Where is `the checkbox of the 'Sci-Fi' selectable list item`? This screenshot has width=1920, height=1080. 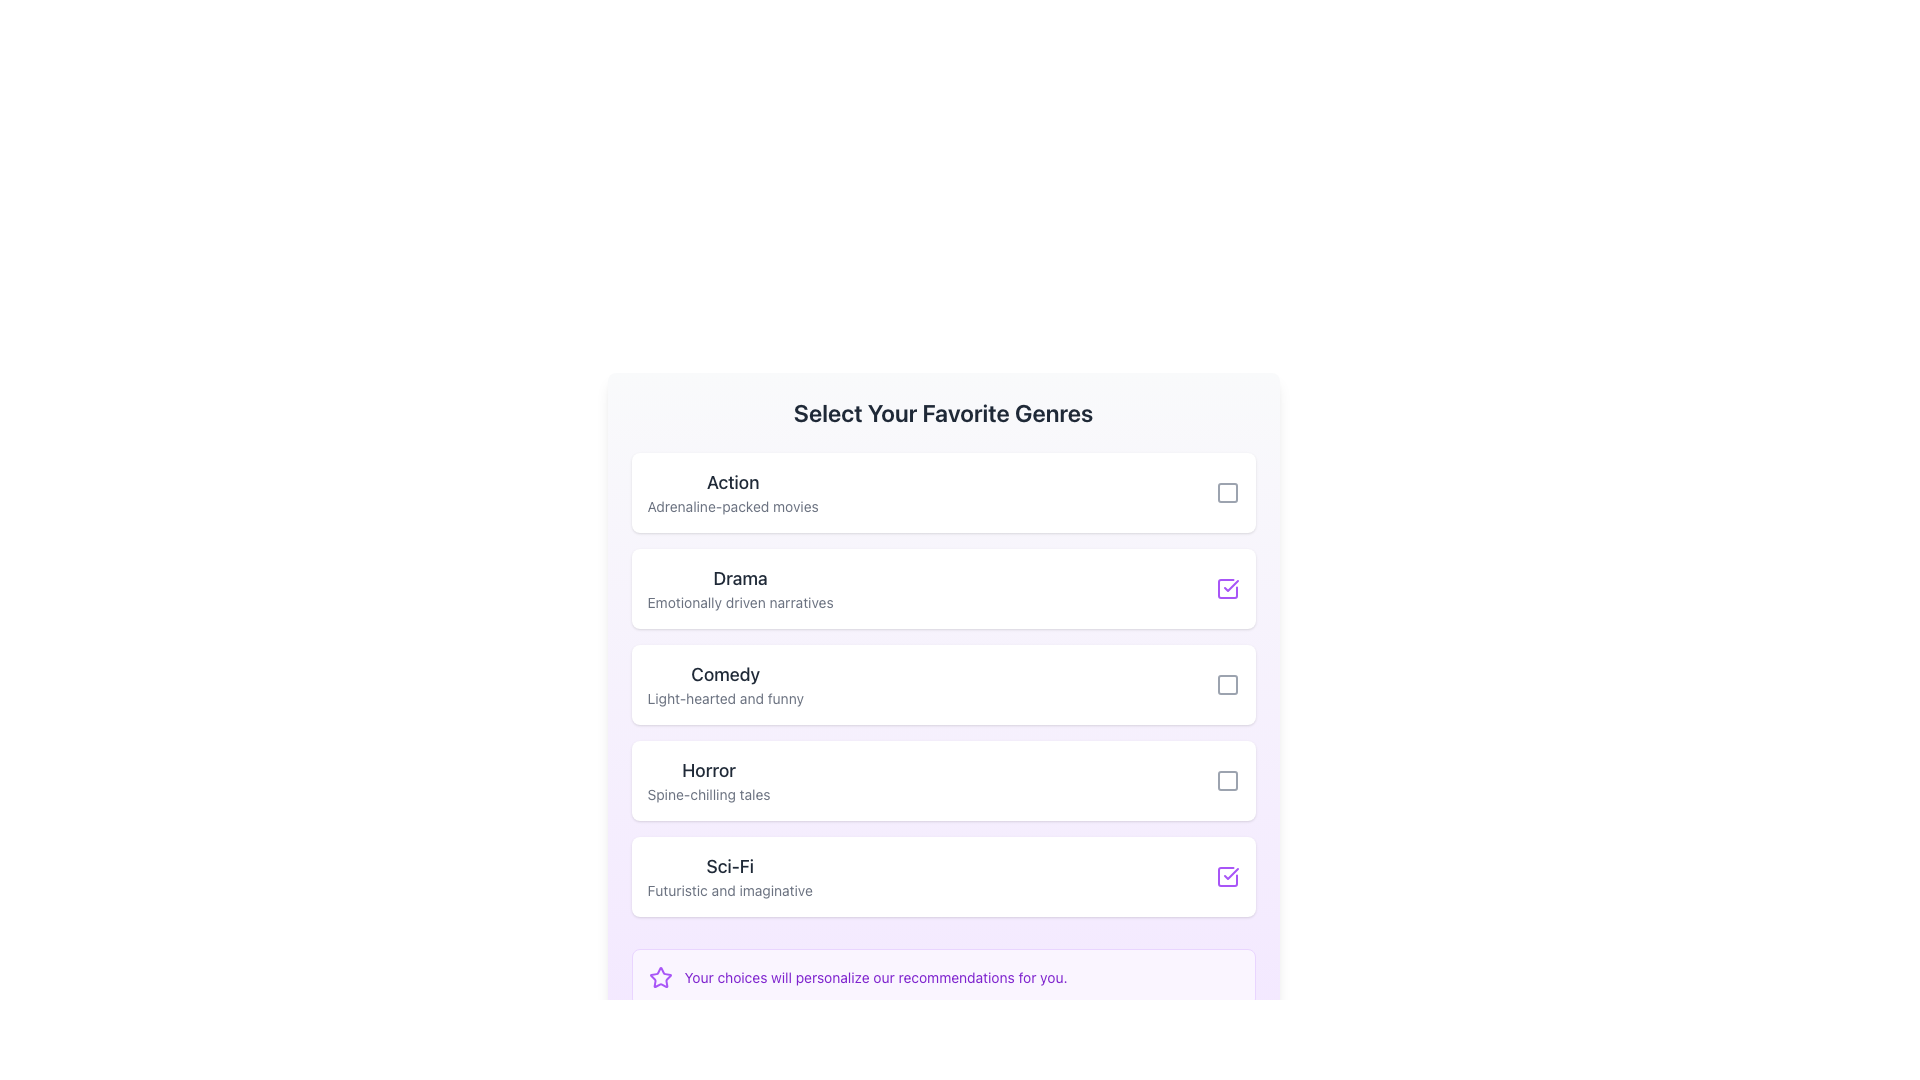
the checkbox of the 'Sci-Fi' selectable list item is located at coordinates (942, 875).